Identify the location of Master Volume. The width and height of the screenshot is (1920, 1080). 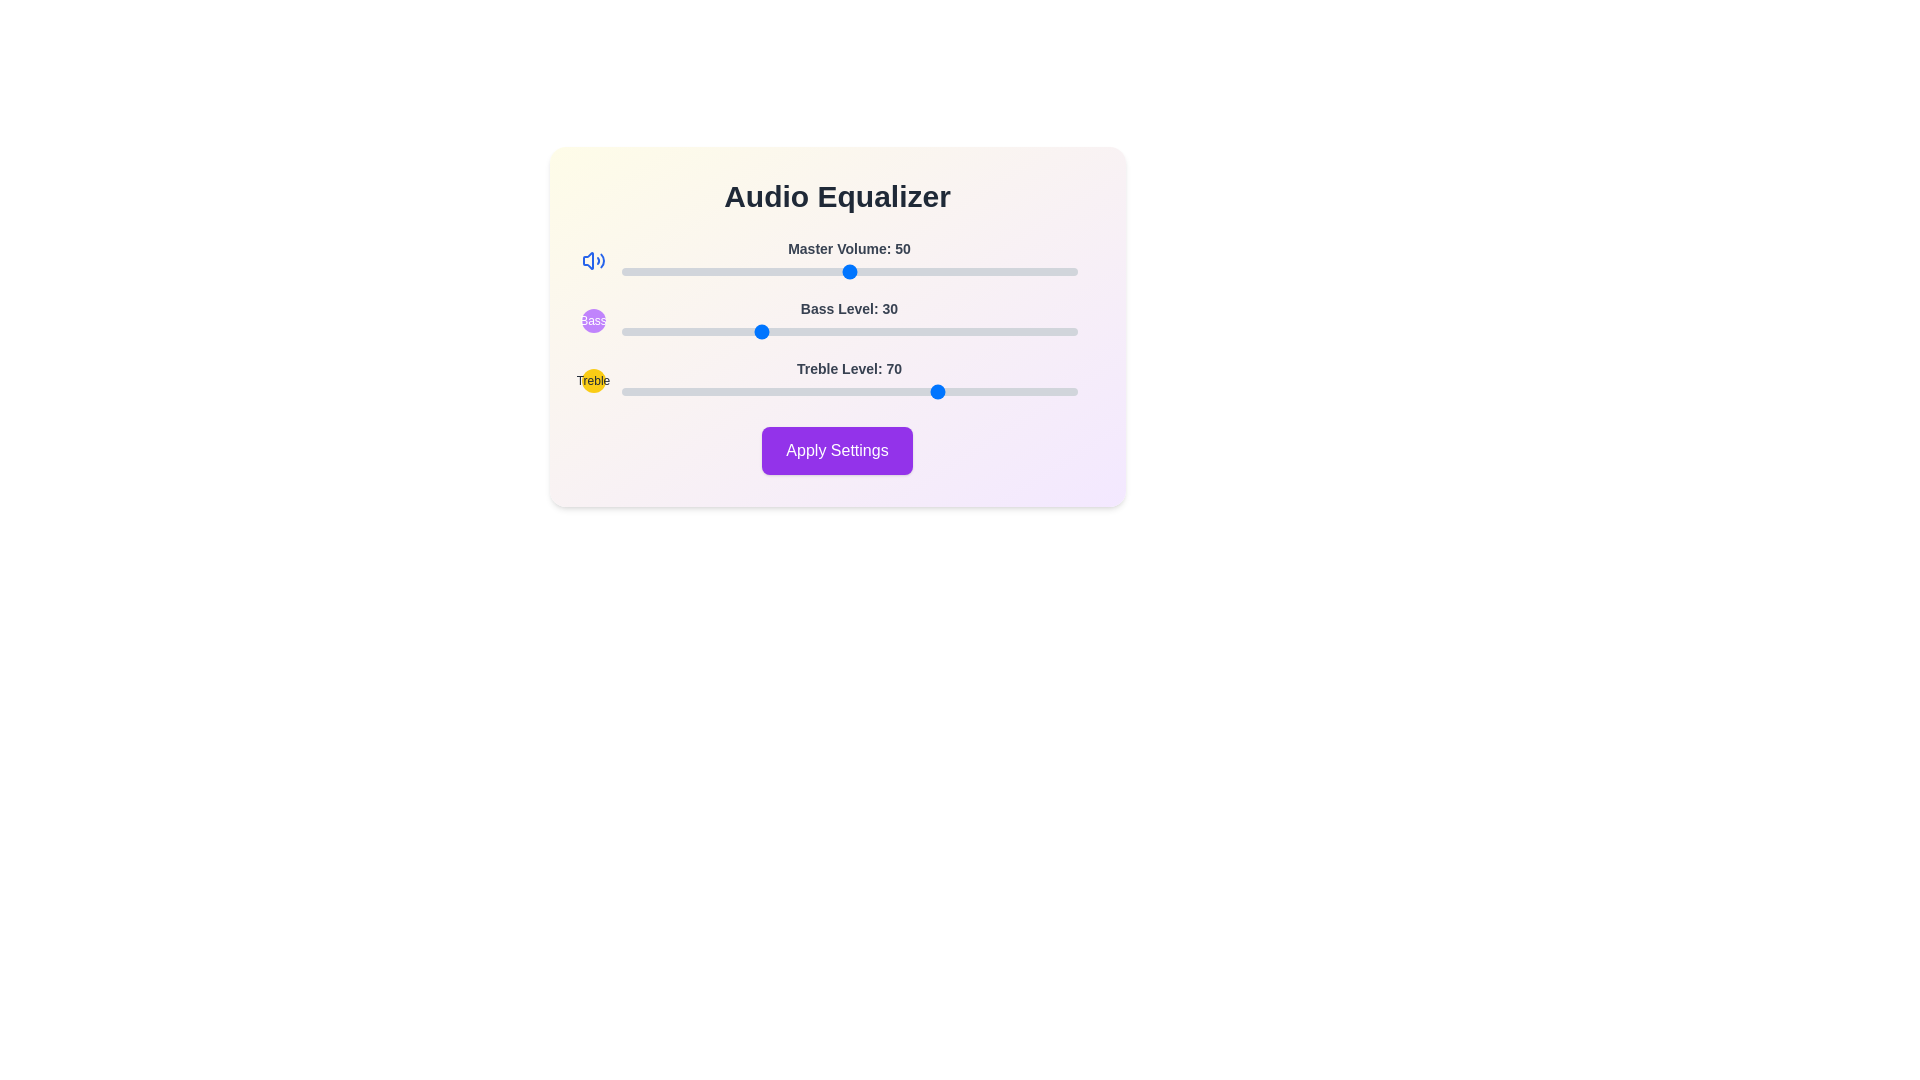
(968, 272).